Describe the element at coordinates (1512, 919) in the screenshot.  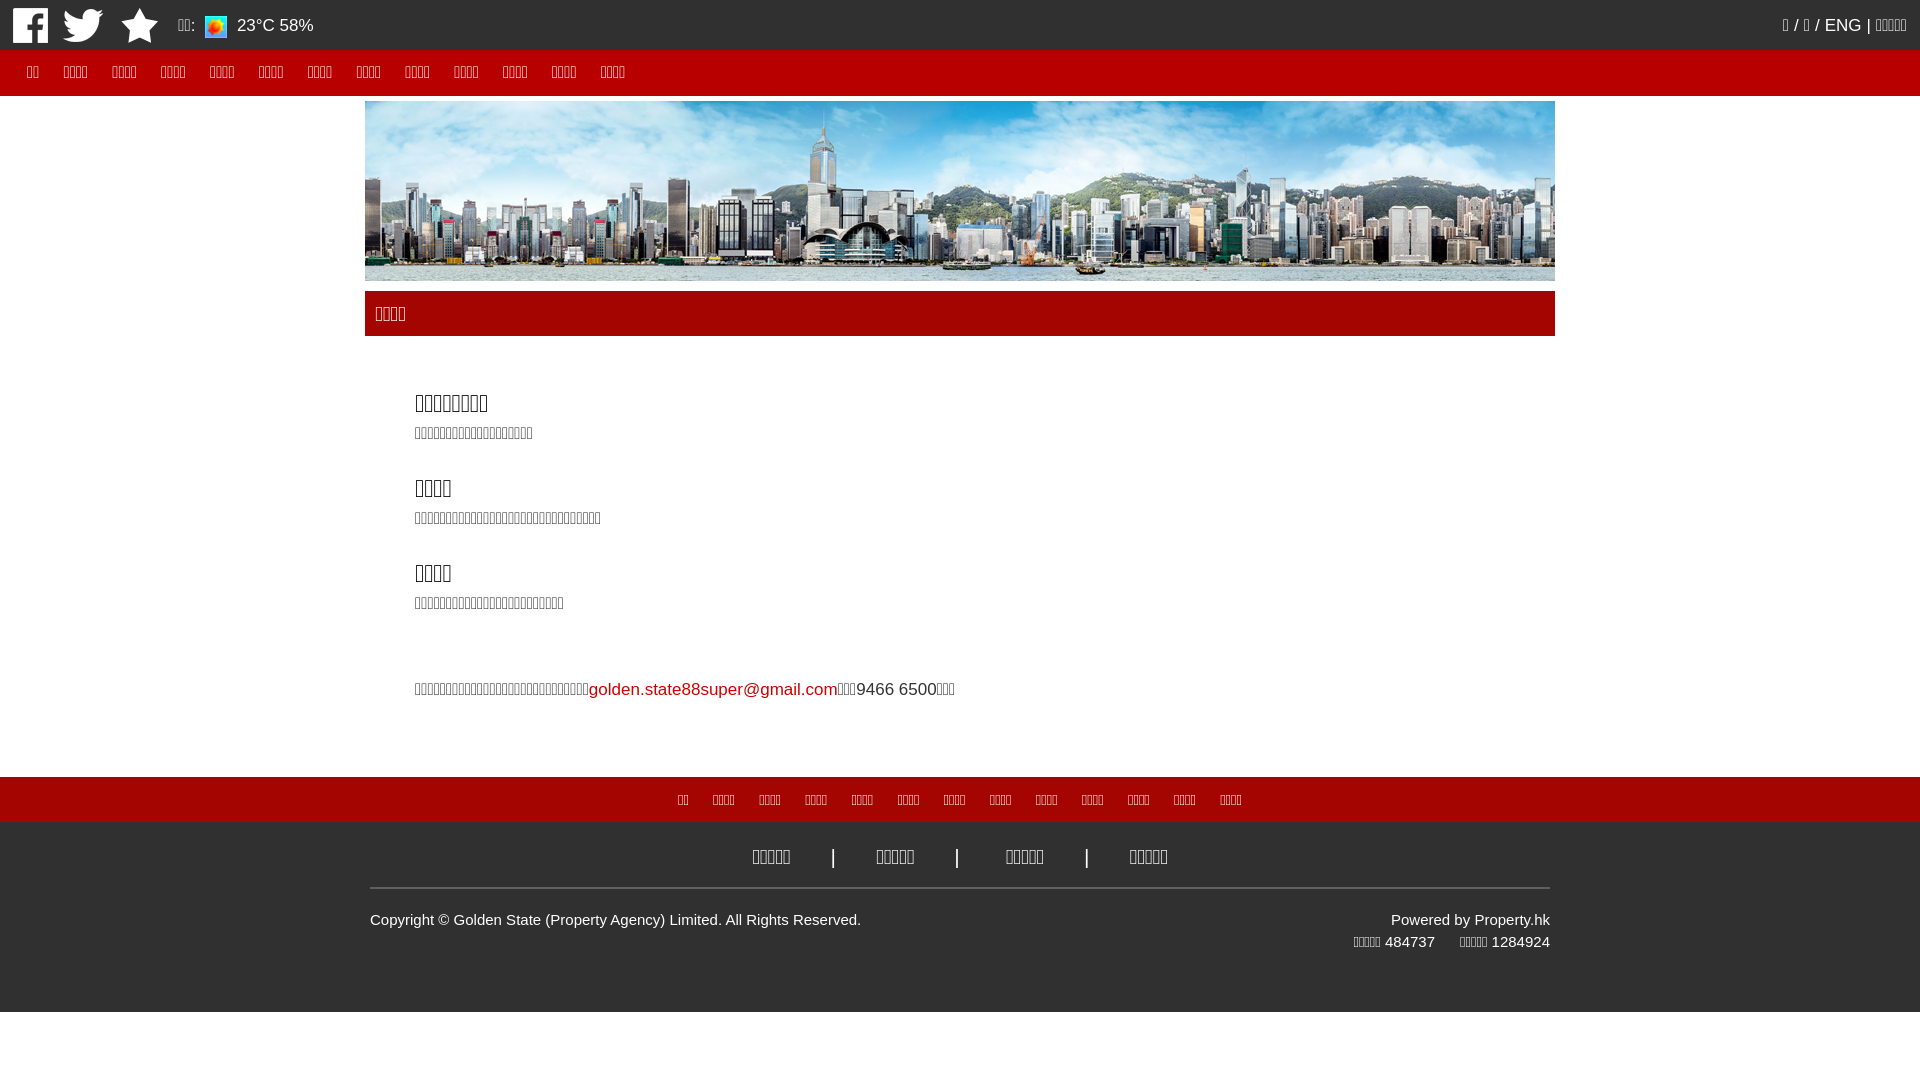
I see `'Property.hk'` at that location.